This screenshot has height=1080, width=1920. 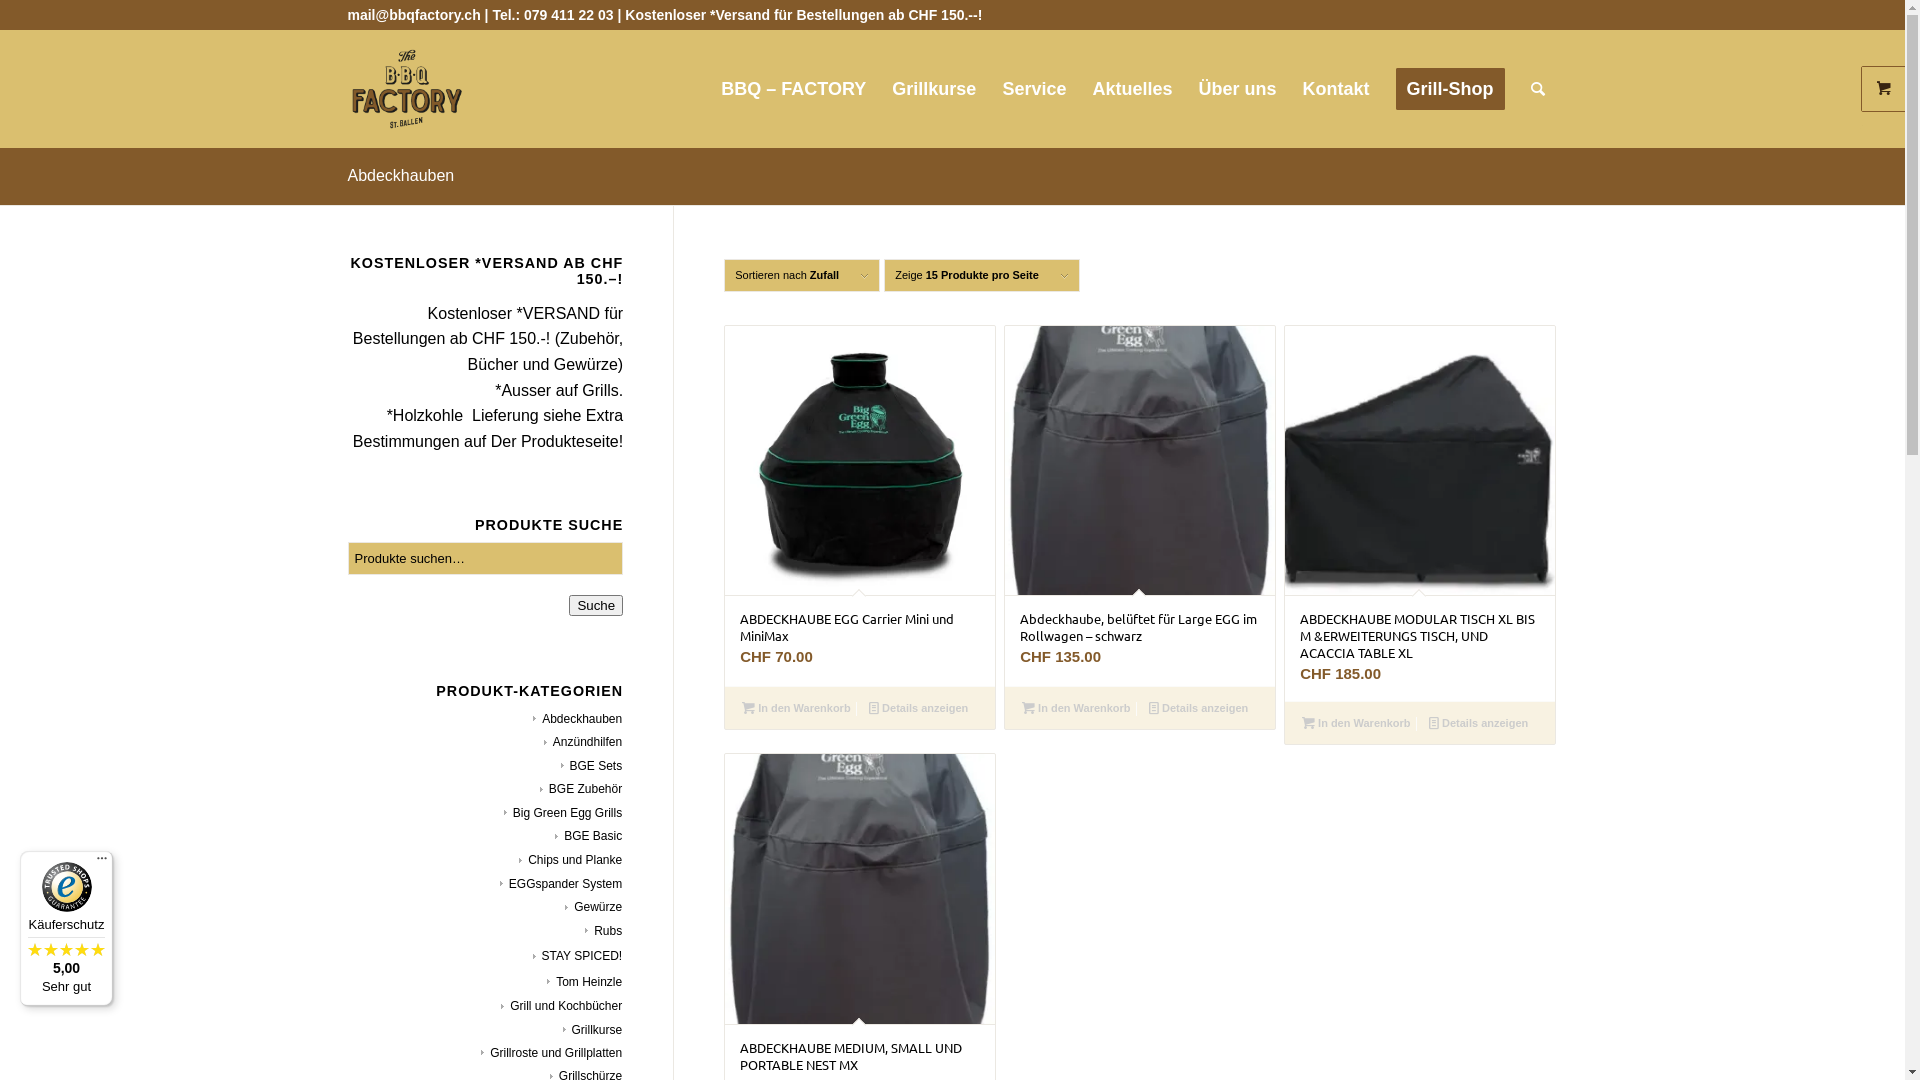 What do you see at coordinates (1198, 707) in the screenshot?
I see `'Details anzeigen'` at bounding box center [1198, 707].